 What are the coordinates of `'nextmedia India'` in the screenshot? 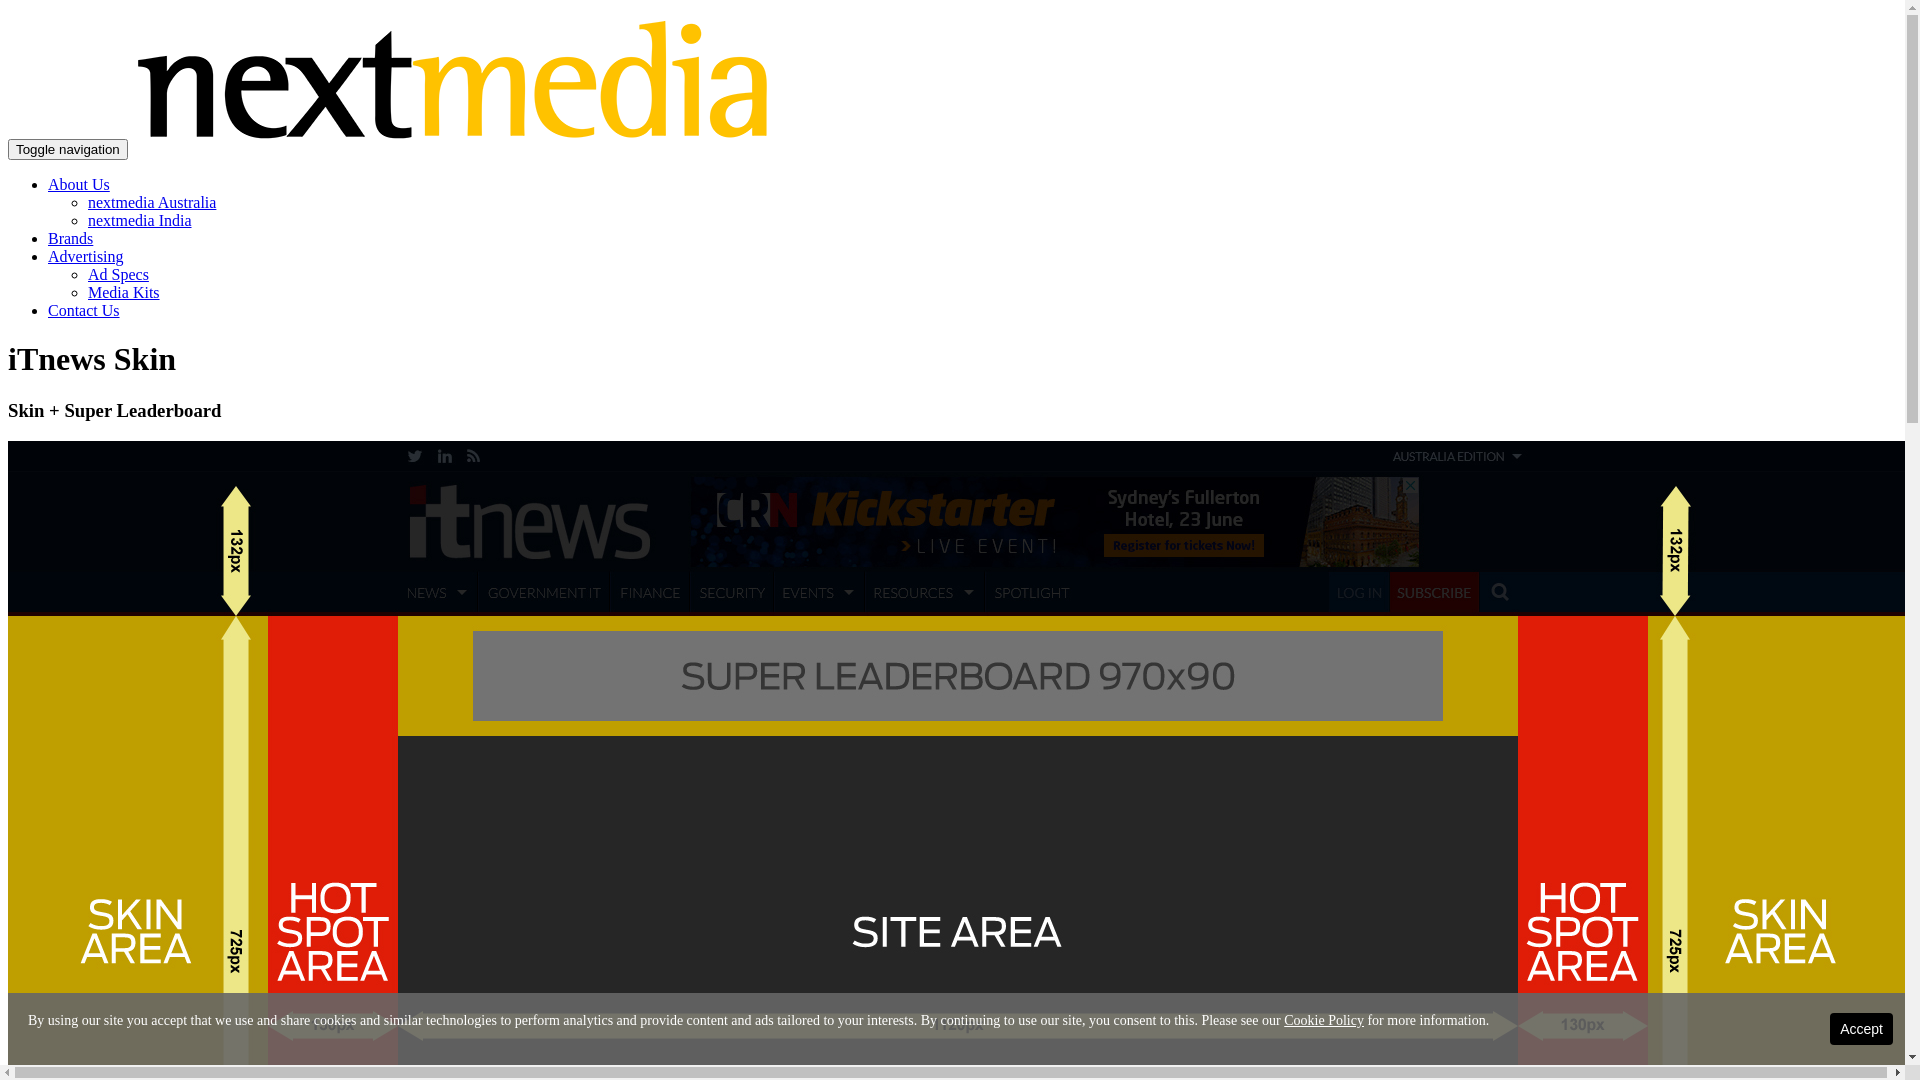 It's located at (86, 220).